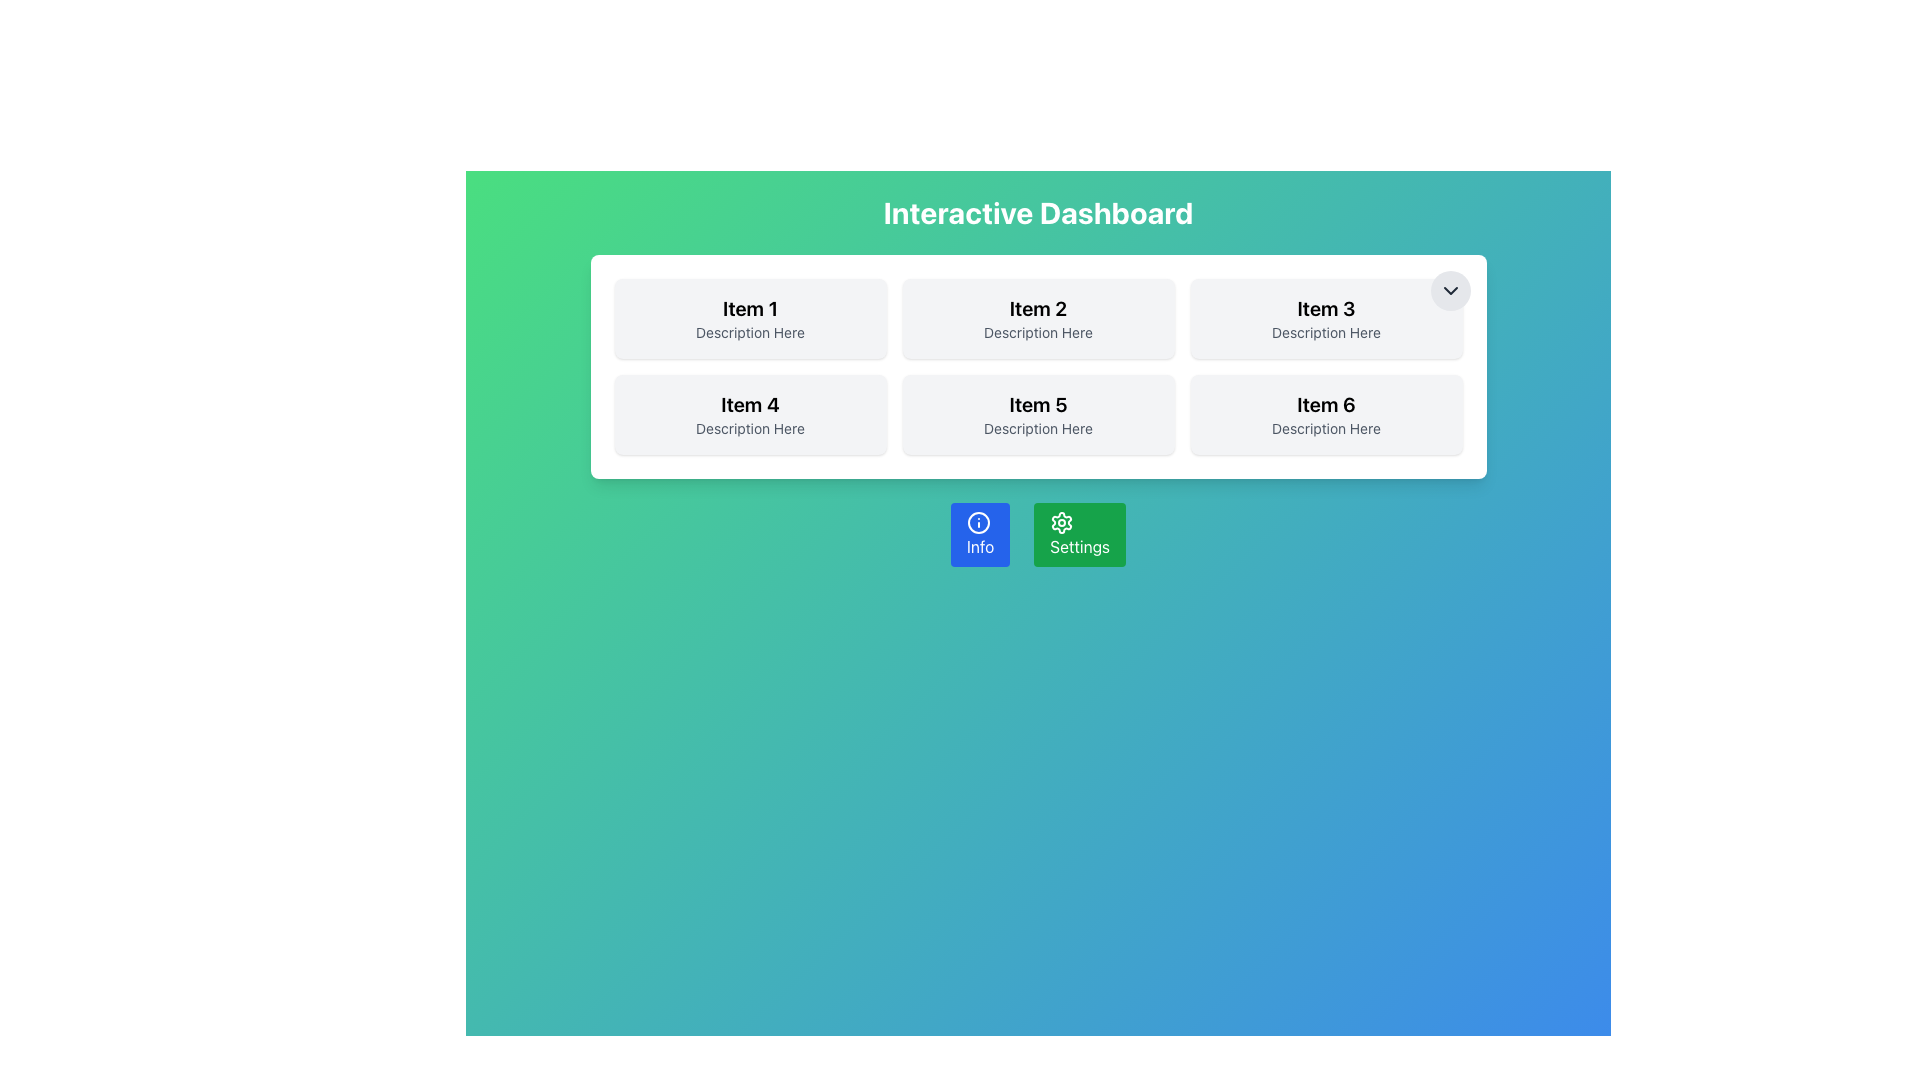  Describe the element at coordinates (1079, 534) in the screenshot. I see `the green rectangle-shaped button labeled 'Settings' with a gear-shaped icon, located in the bottom center of the interface` at that location.